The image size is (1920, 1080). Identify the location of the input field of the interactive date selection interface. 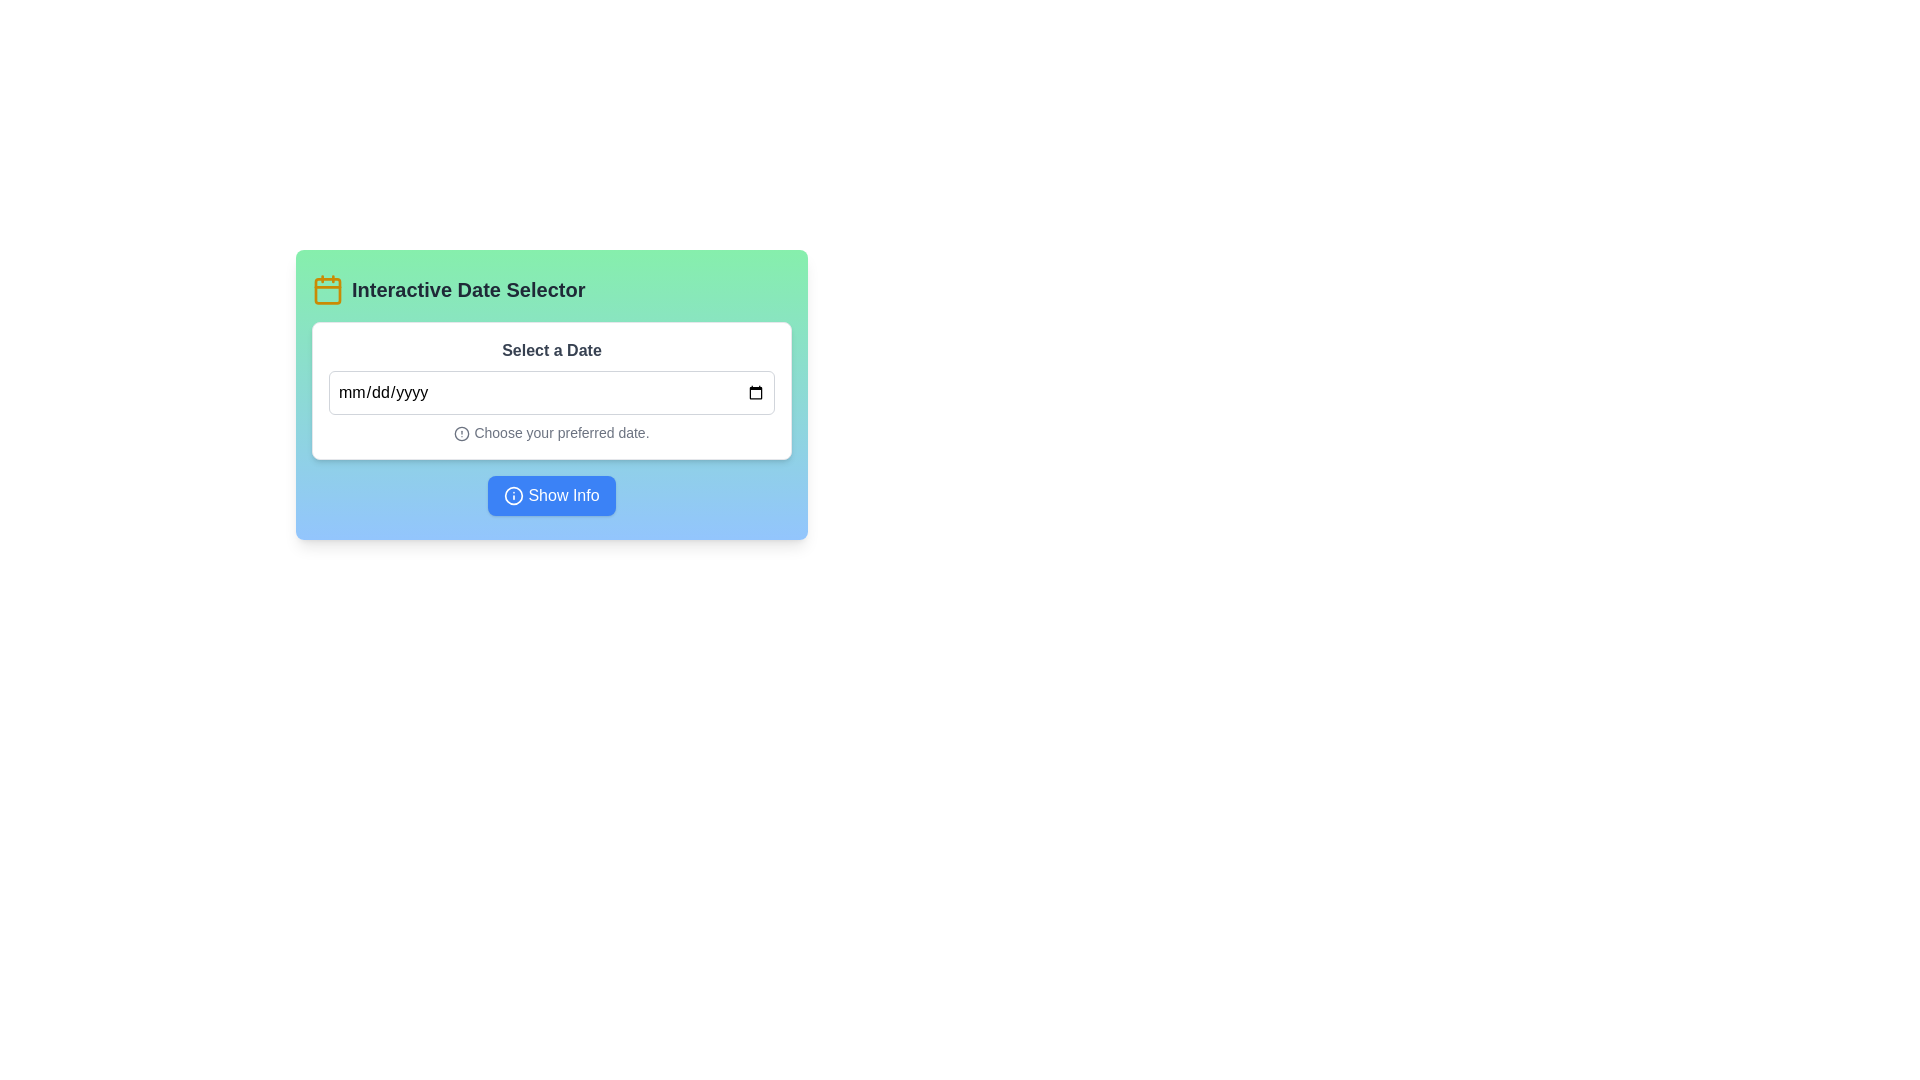
(552, 394).